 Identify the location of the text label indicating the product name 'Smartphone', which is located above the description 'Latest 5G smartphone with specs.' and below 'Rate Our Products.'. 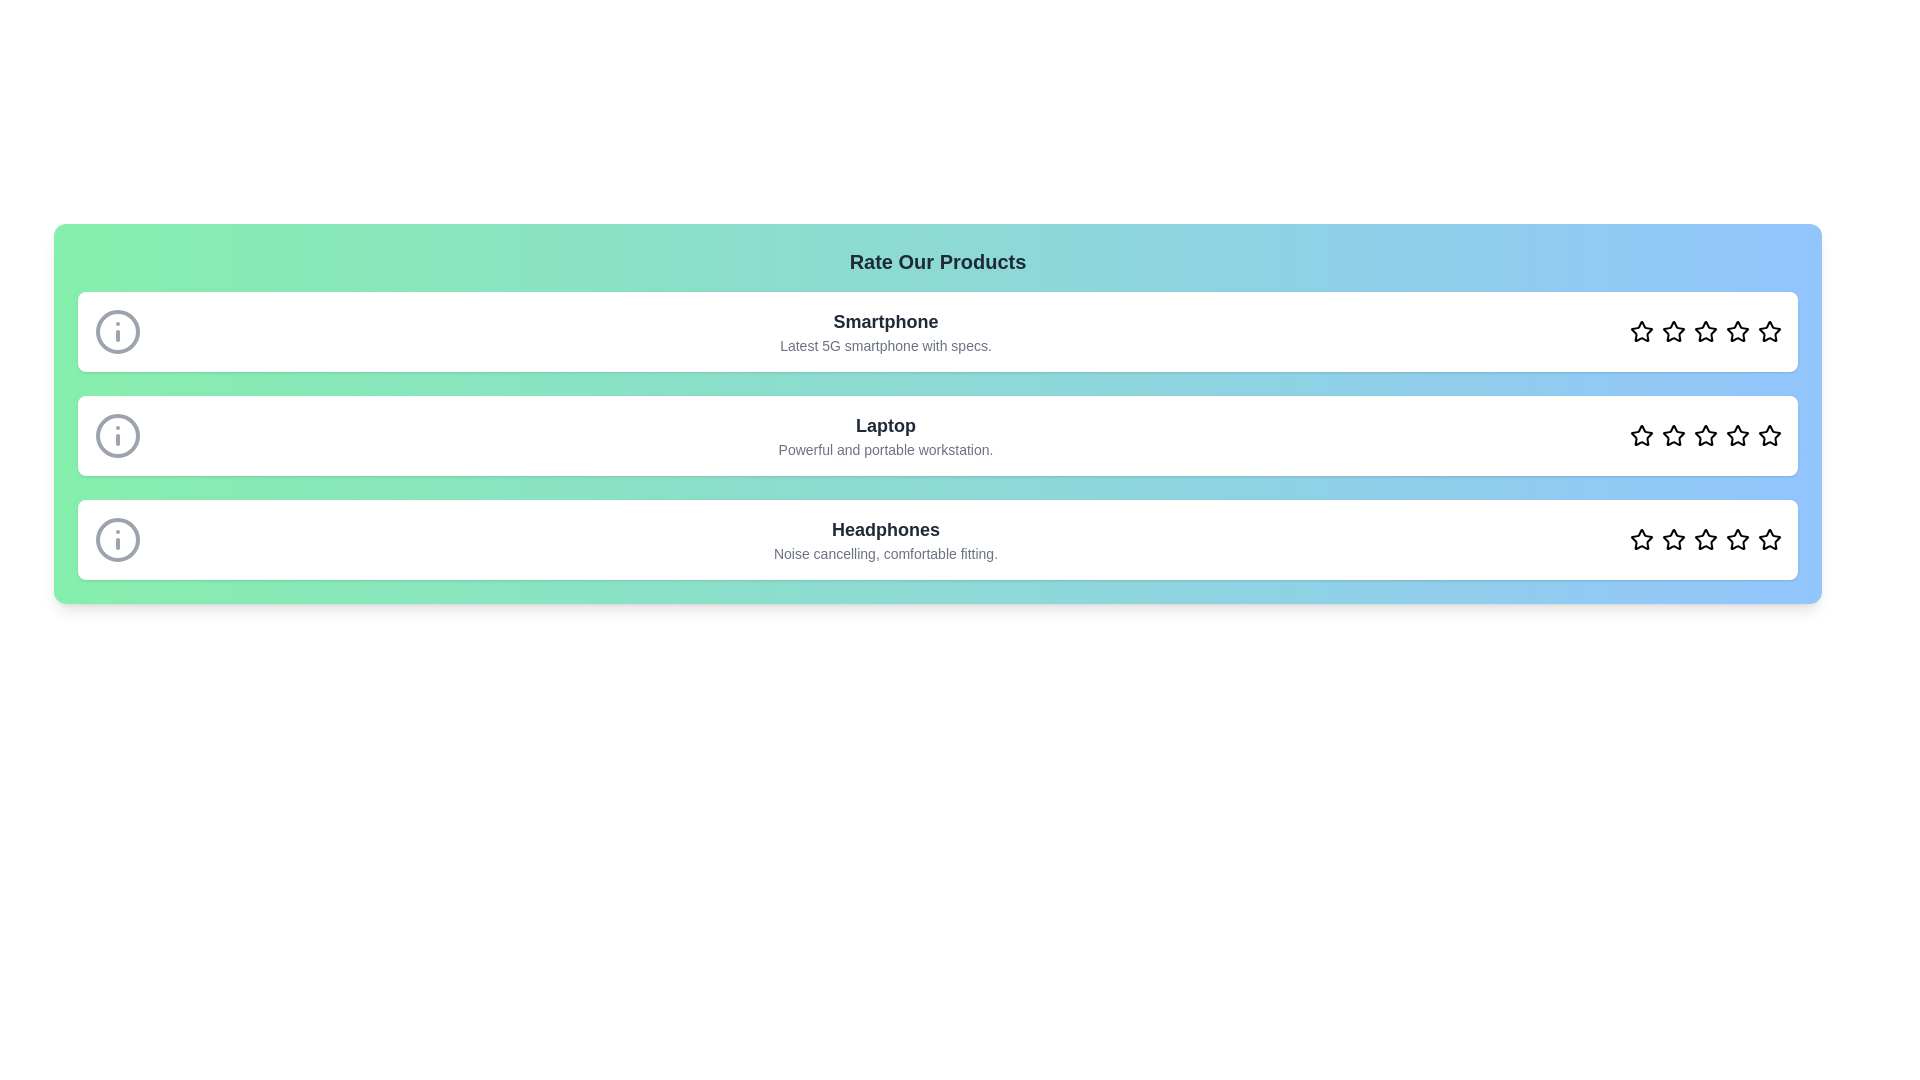
(885, 320).